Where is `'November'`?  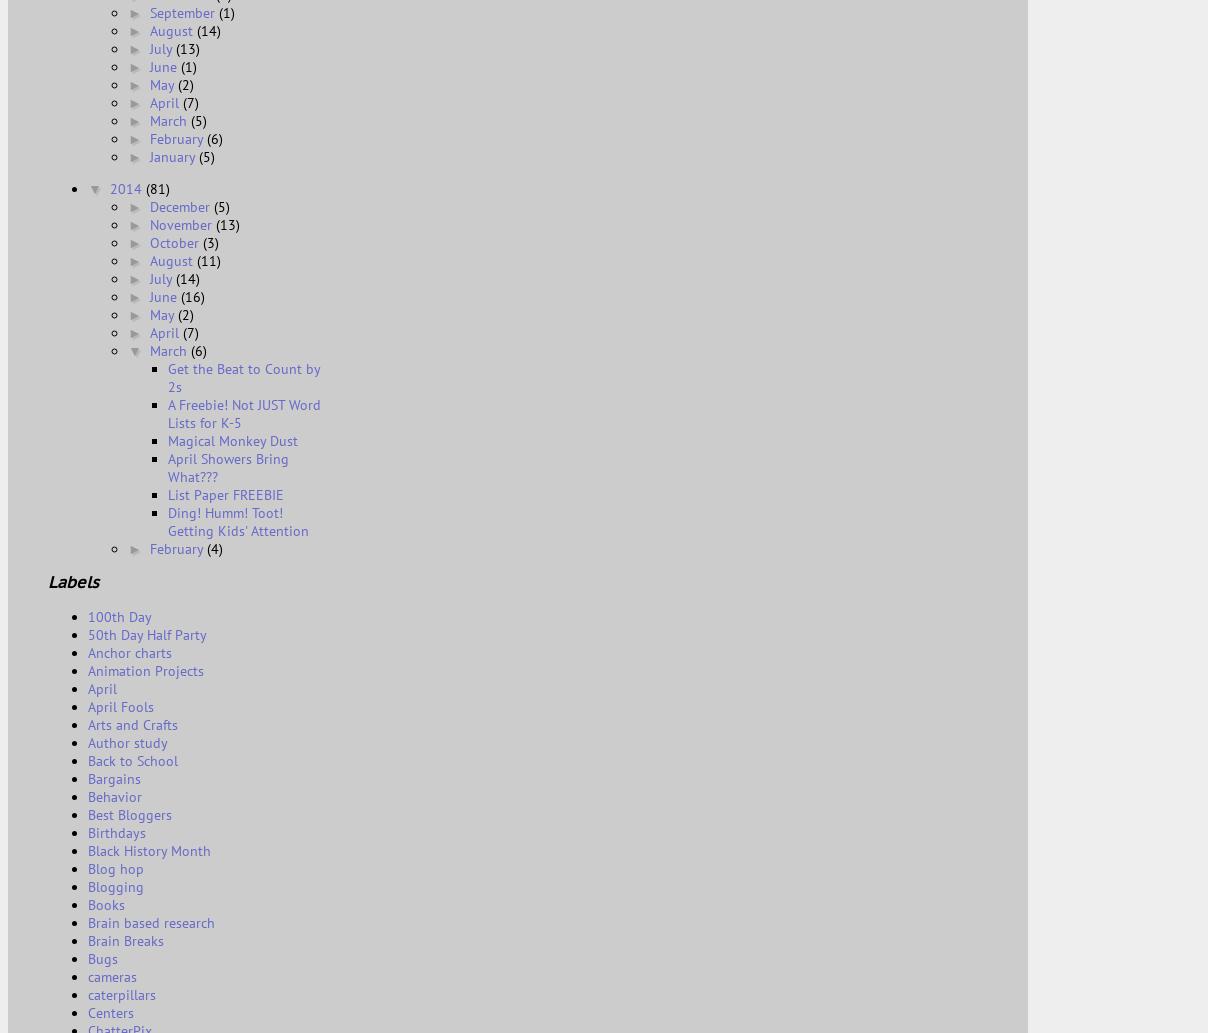 'November' is located at coordinates (182, 223).